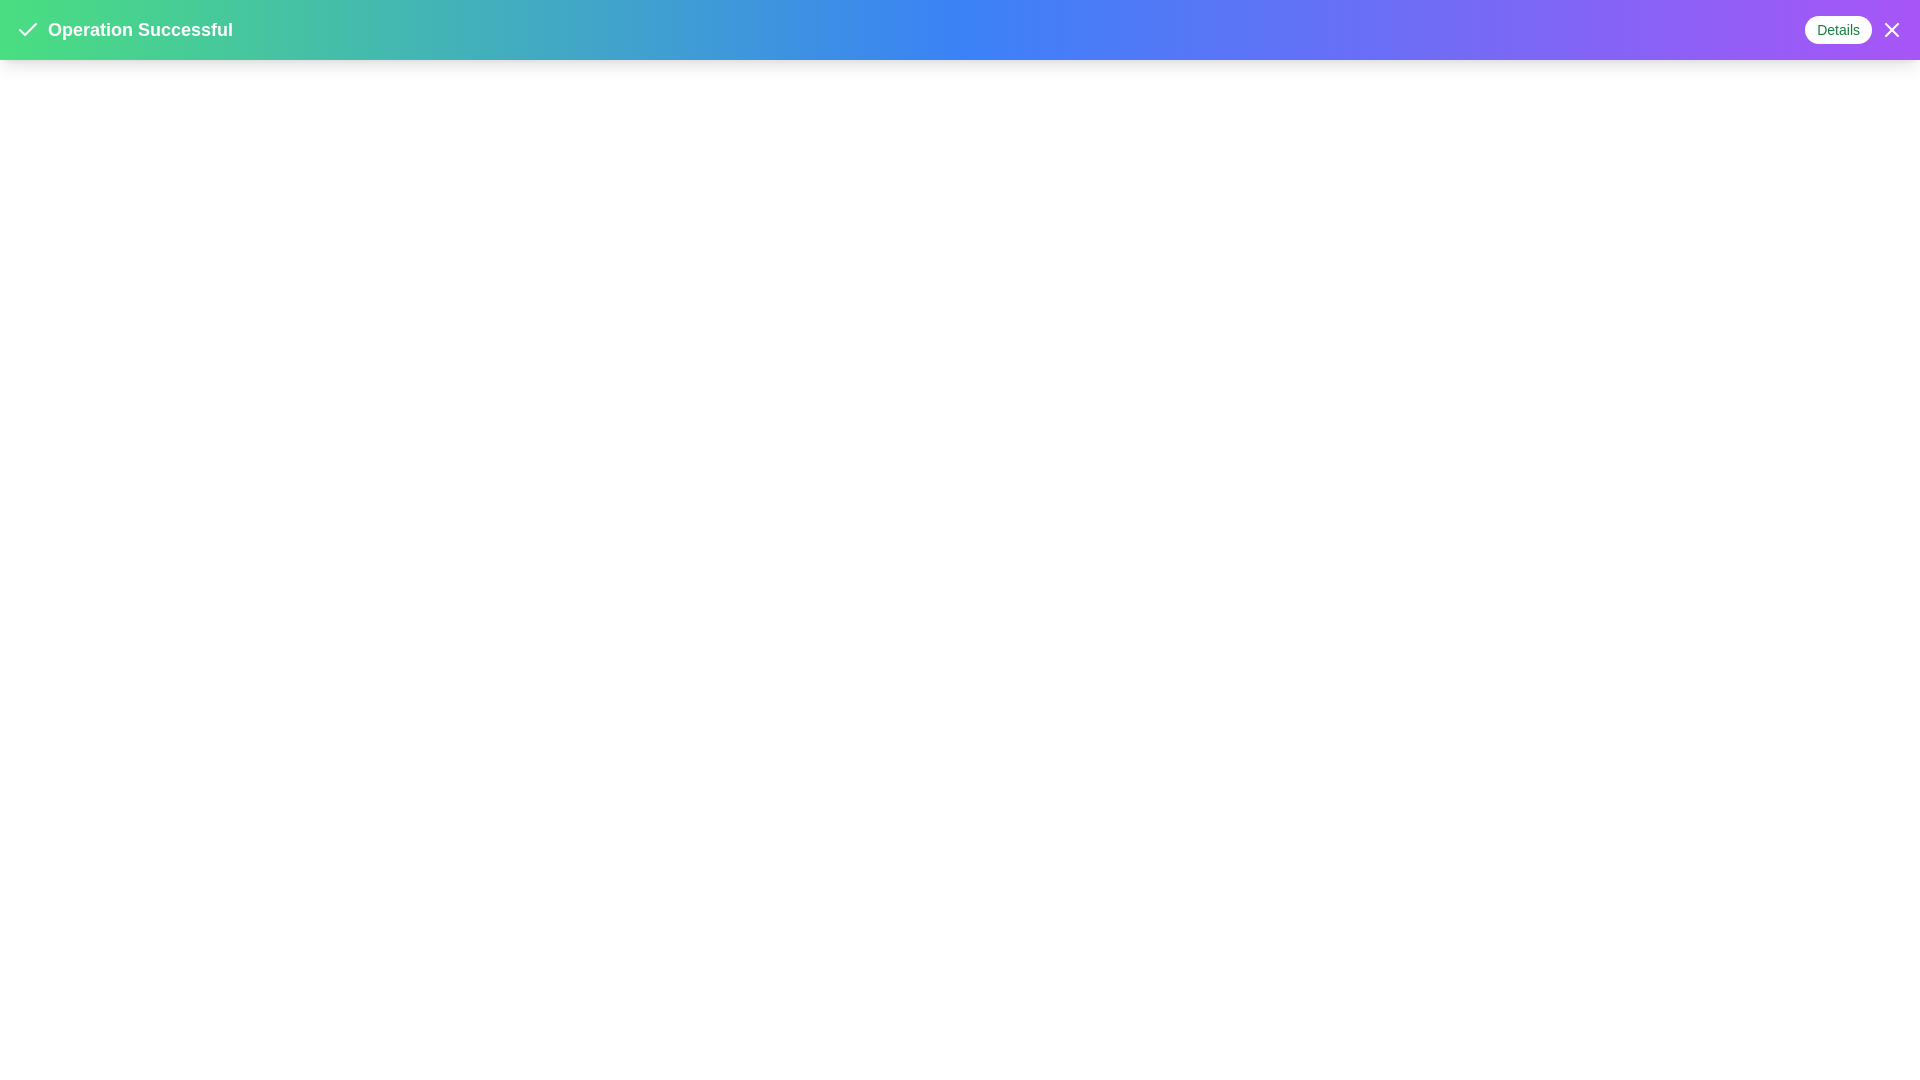 This screenshot has height=1080, width=1920. What do you see at coordinates (28, 29) in the screenshot?
I see `the green checkmark icon located to the left of the 'Operation Successful' text in the header bar` at bounding box center [28, 29].